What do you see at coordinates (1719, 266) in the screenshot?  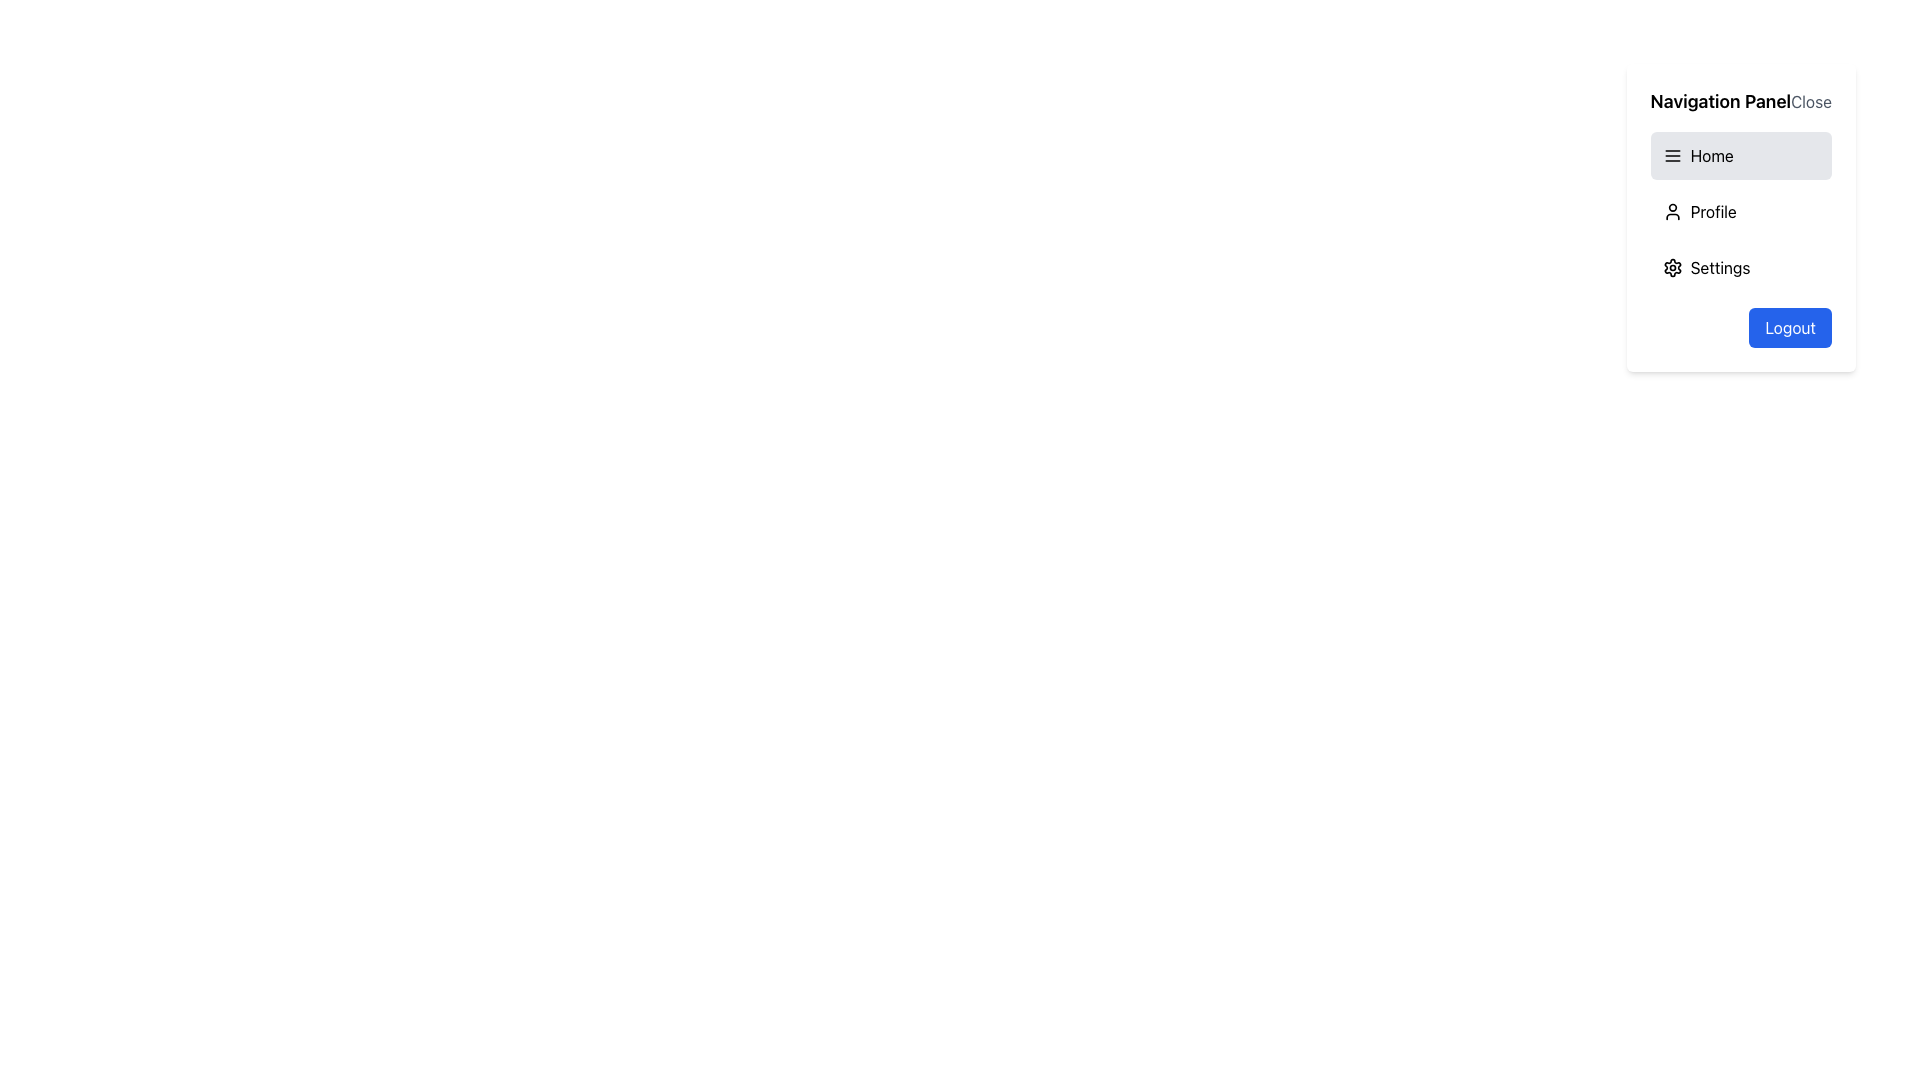 I see `the 'Settings' text label component, which is the third entry in the vertical menu list of the navigation panel, styled with black text and a clean font` at bounding box center [1719, 266].